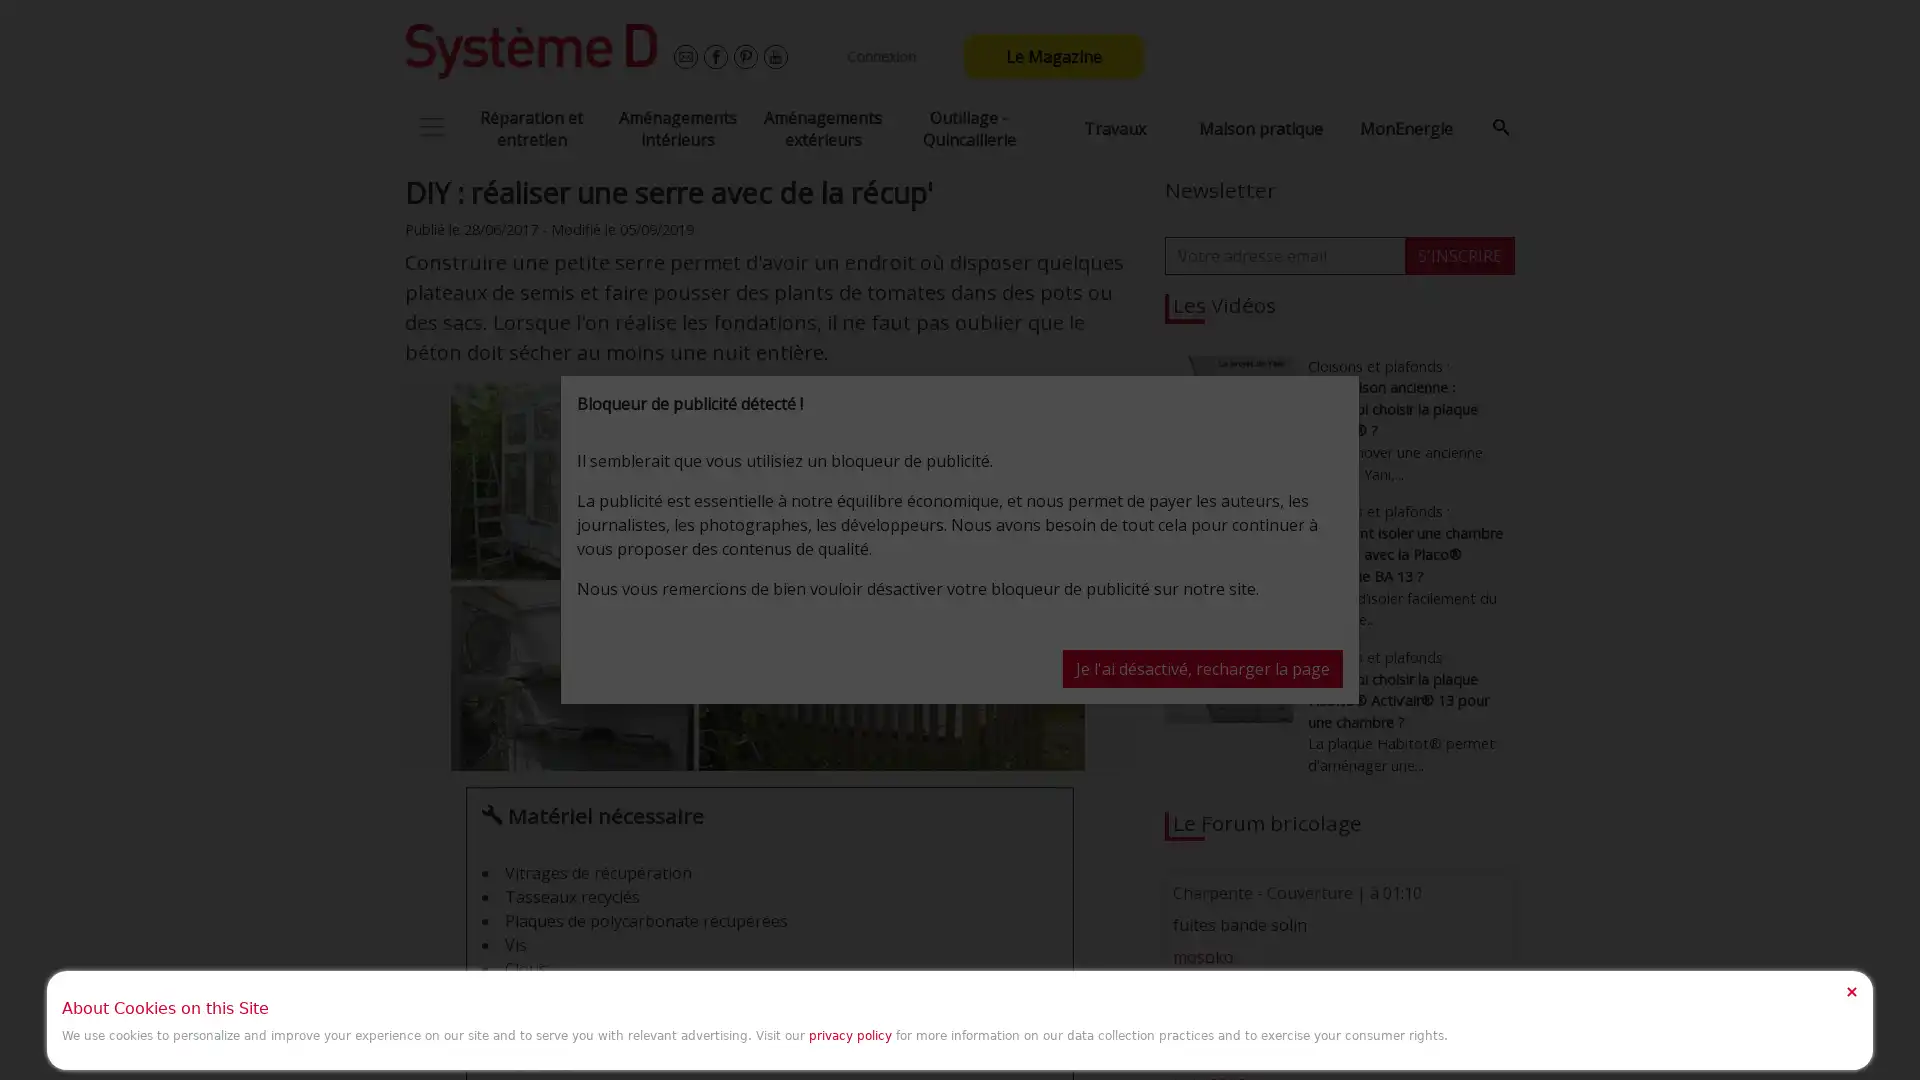 The width and height of the screenshot is (1920, 1080). Describe the element at coordinates (1459, 253) in the screenshot. I see `S'INSCRIRE` at that location.